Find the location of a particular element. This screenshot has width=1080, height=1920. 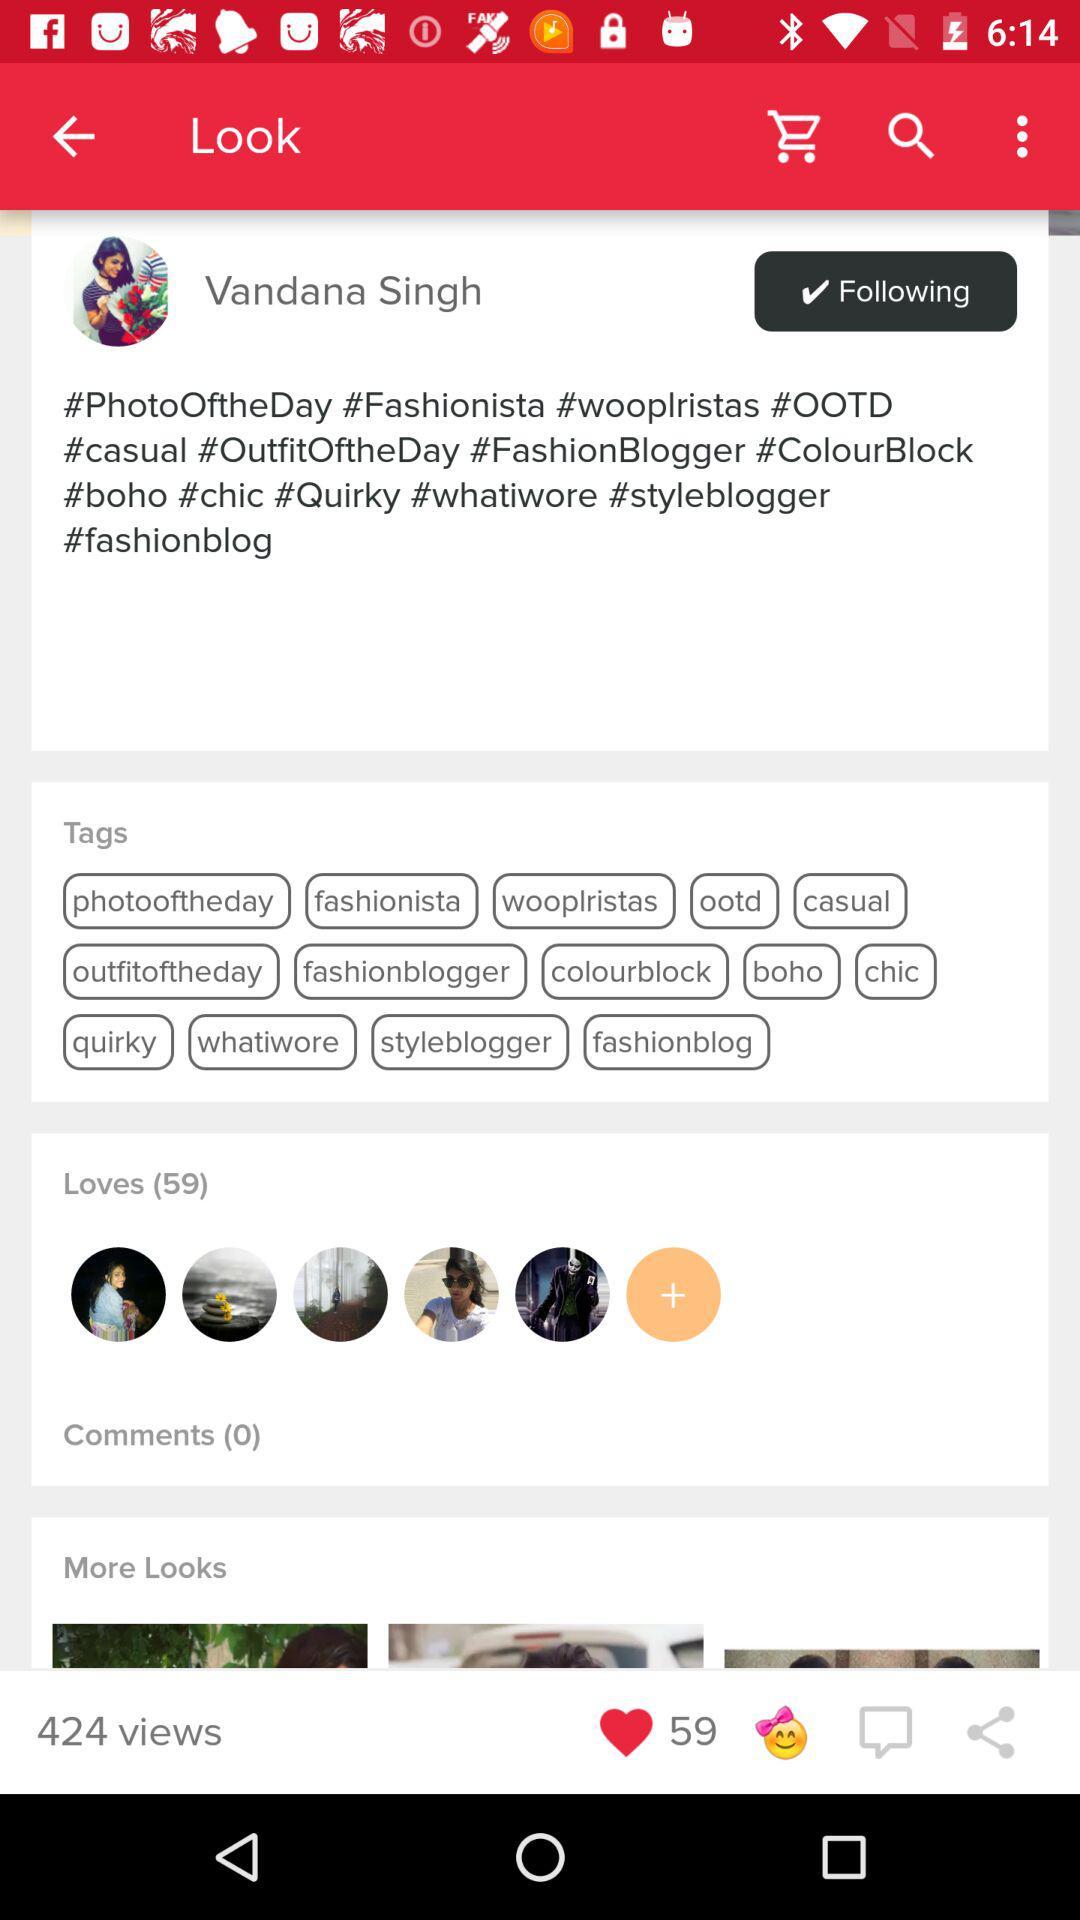

profile picture is located at coordinates (562, 1294).